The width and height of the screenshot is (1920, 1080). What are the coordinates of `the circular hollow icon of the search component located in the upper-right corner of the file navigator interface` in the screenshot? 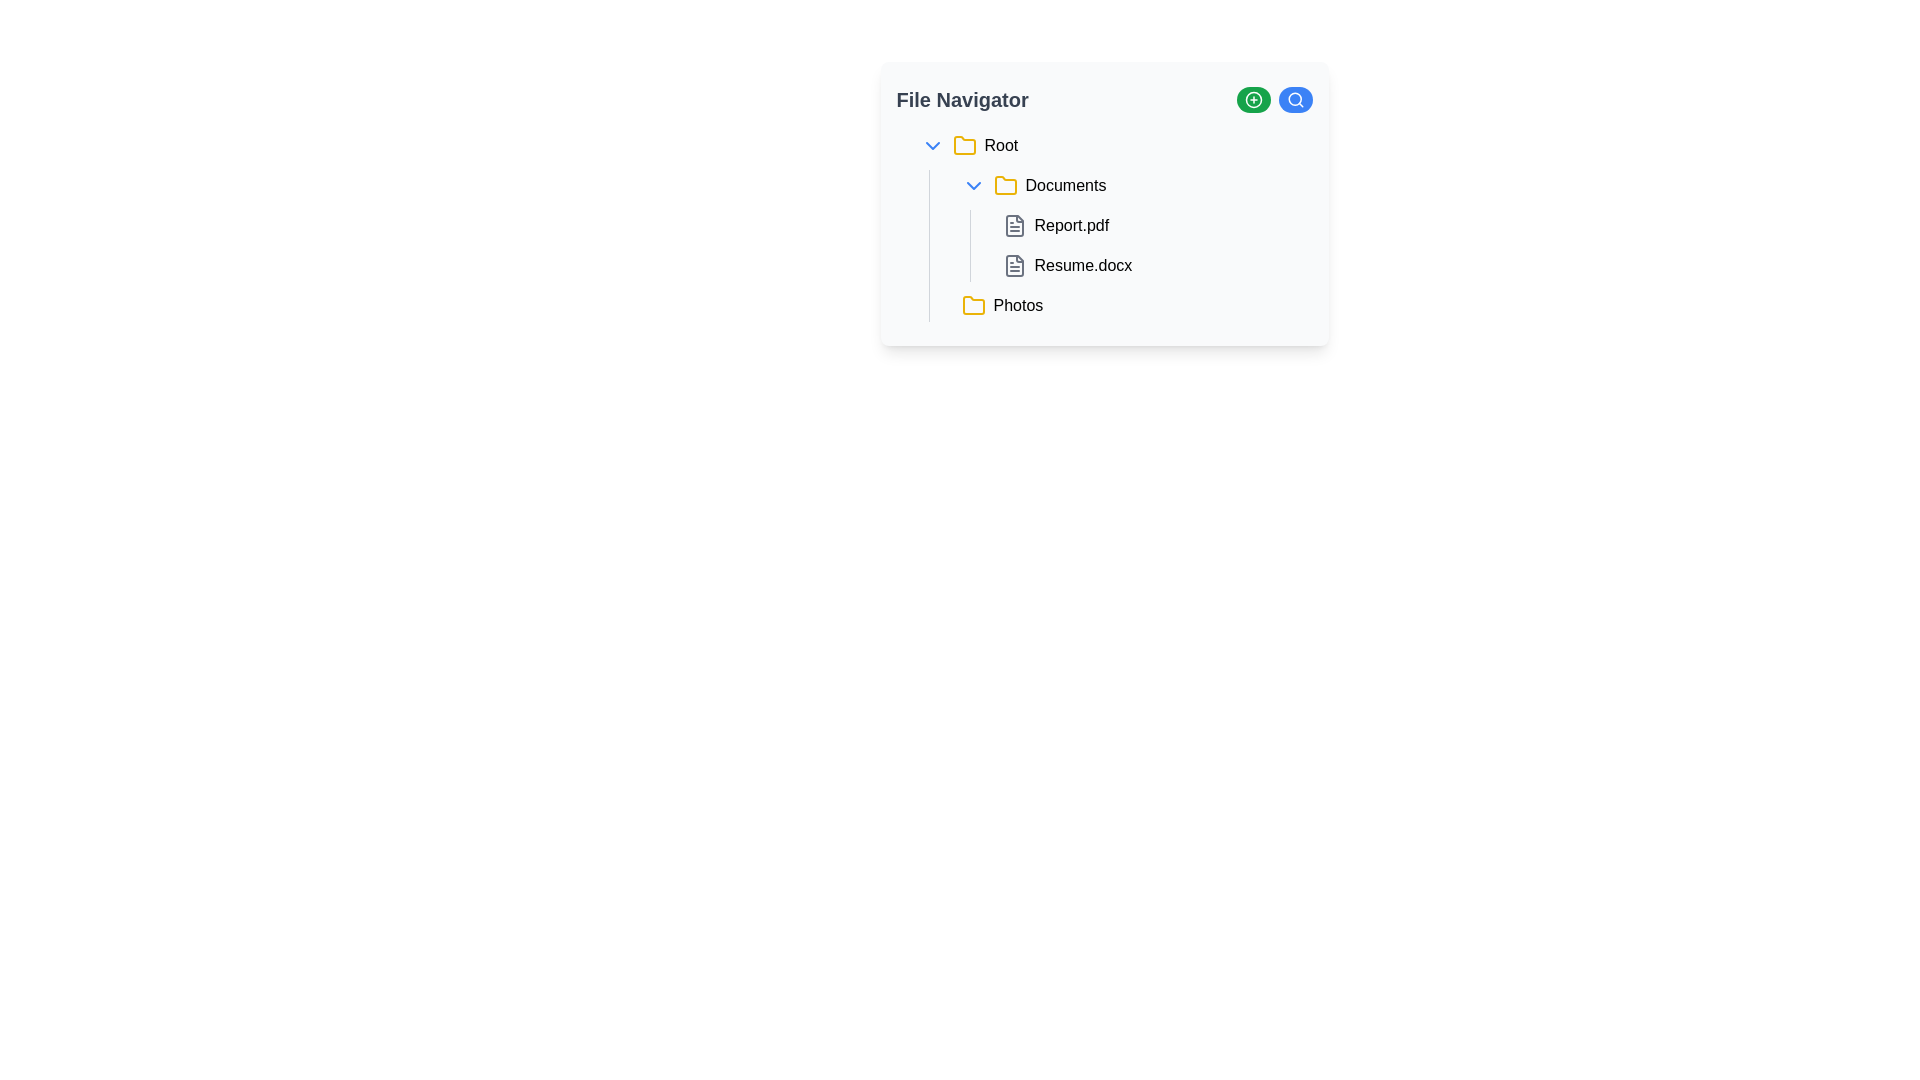 It's located at (1294, 99).